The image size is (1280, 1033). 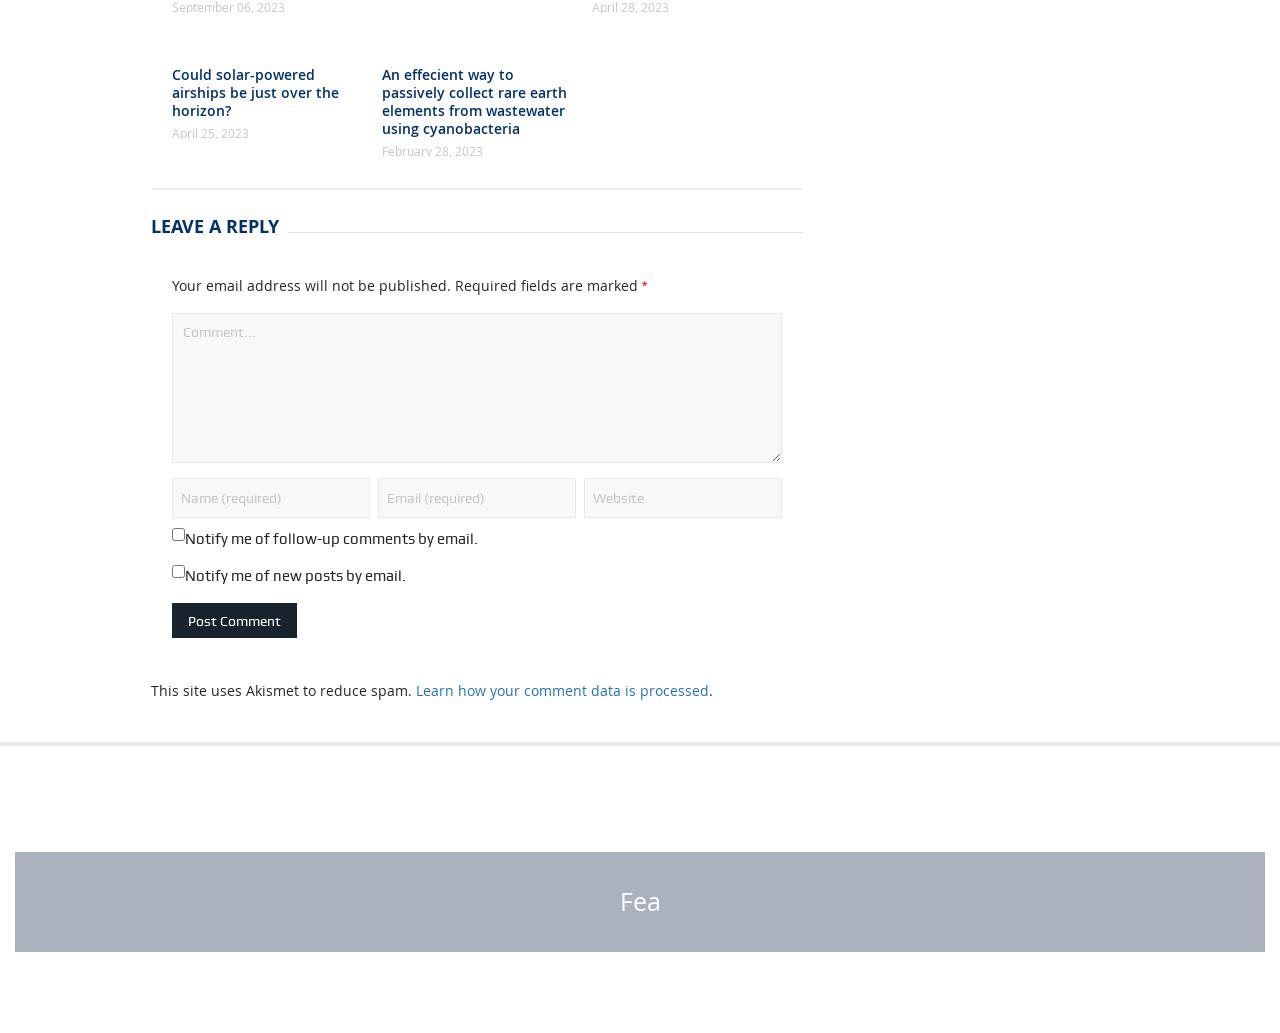 I want to click on '*', so click(x=644, y=336).